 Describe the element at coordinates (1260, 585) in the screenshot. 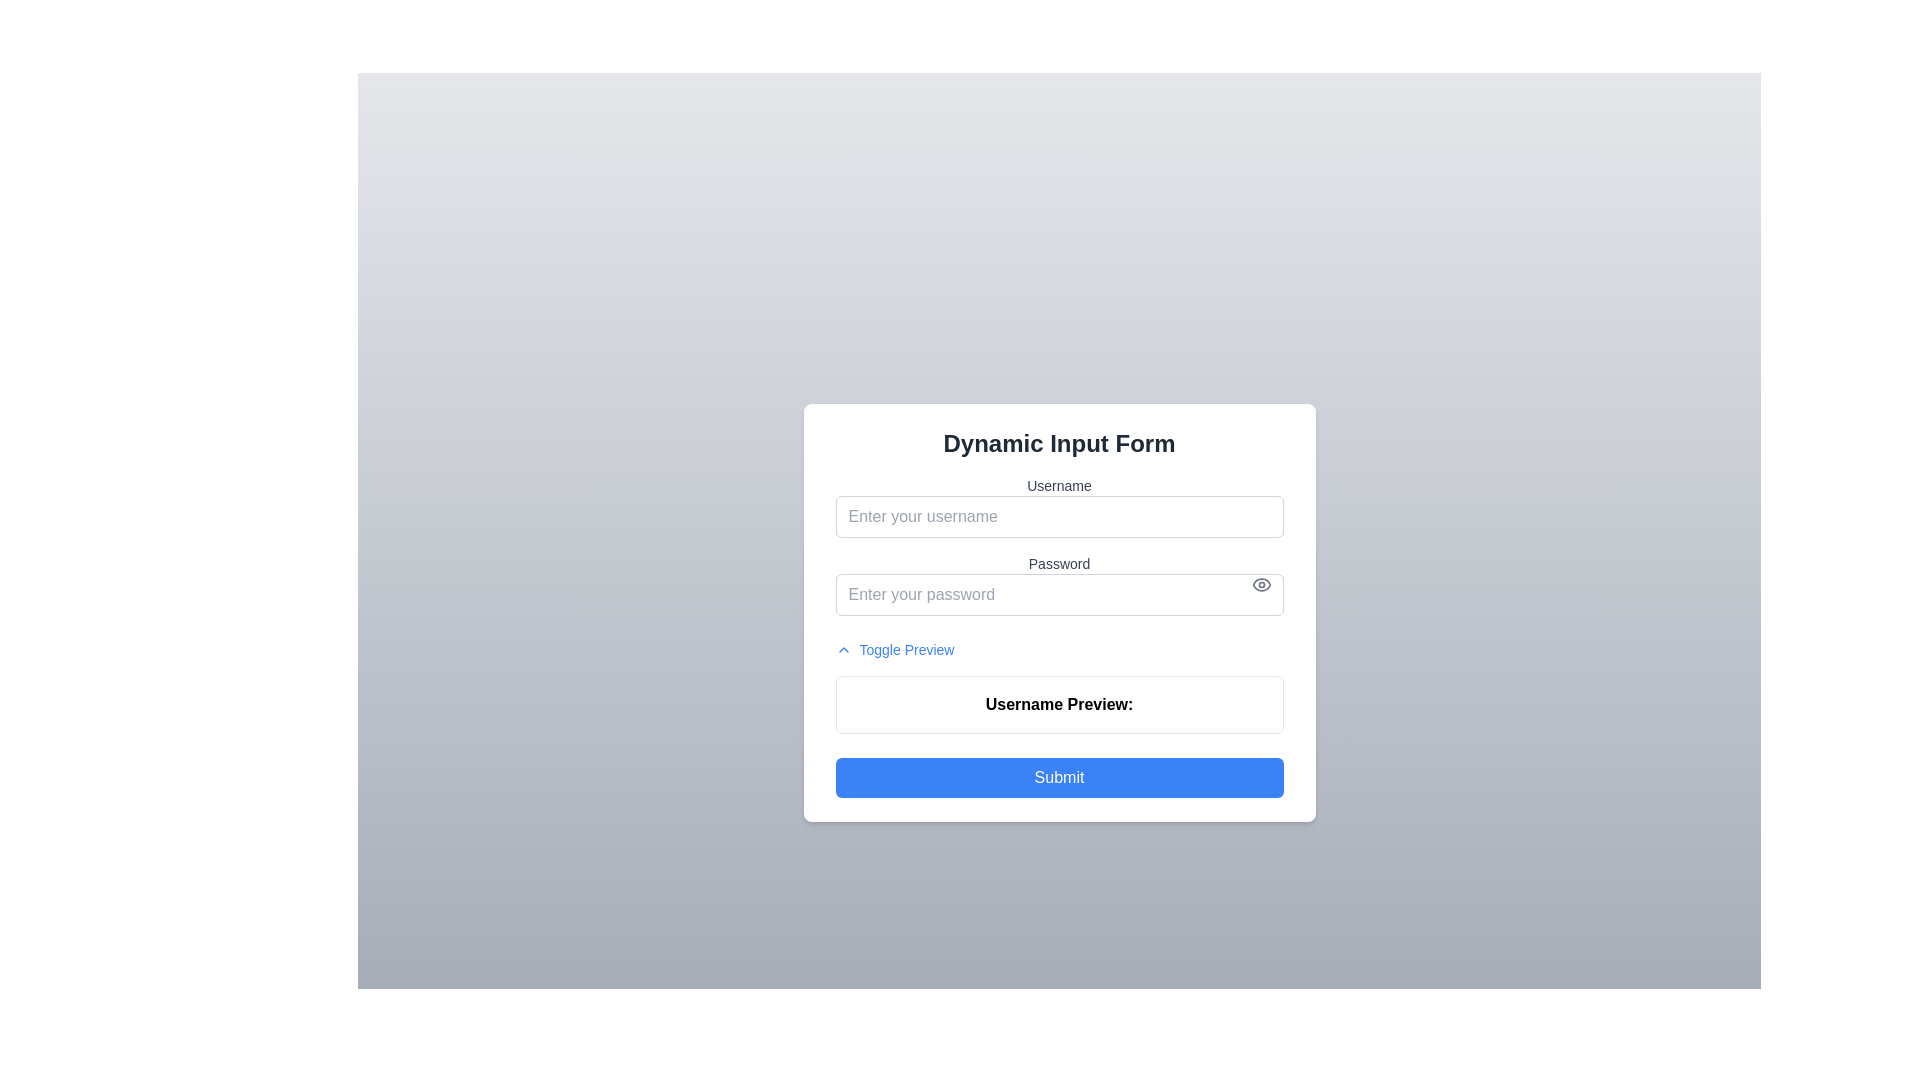

I see `the button located at the far right of the password input field` at that location.